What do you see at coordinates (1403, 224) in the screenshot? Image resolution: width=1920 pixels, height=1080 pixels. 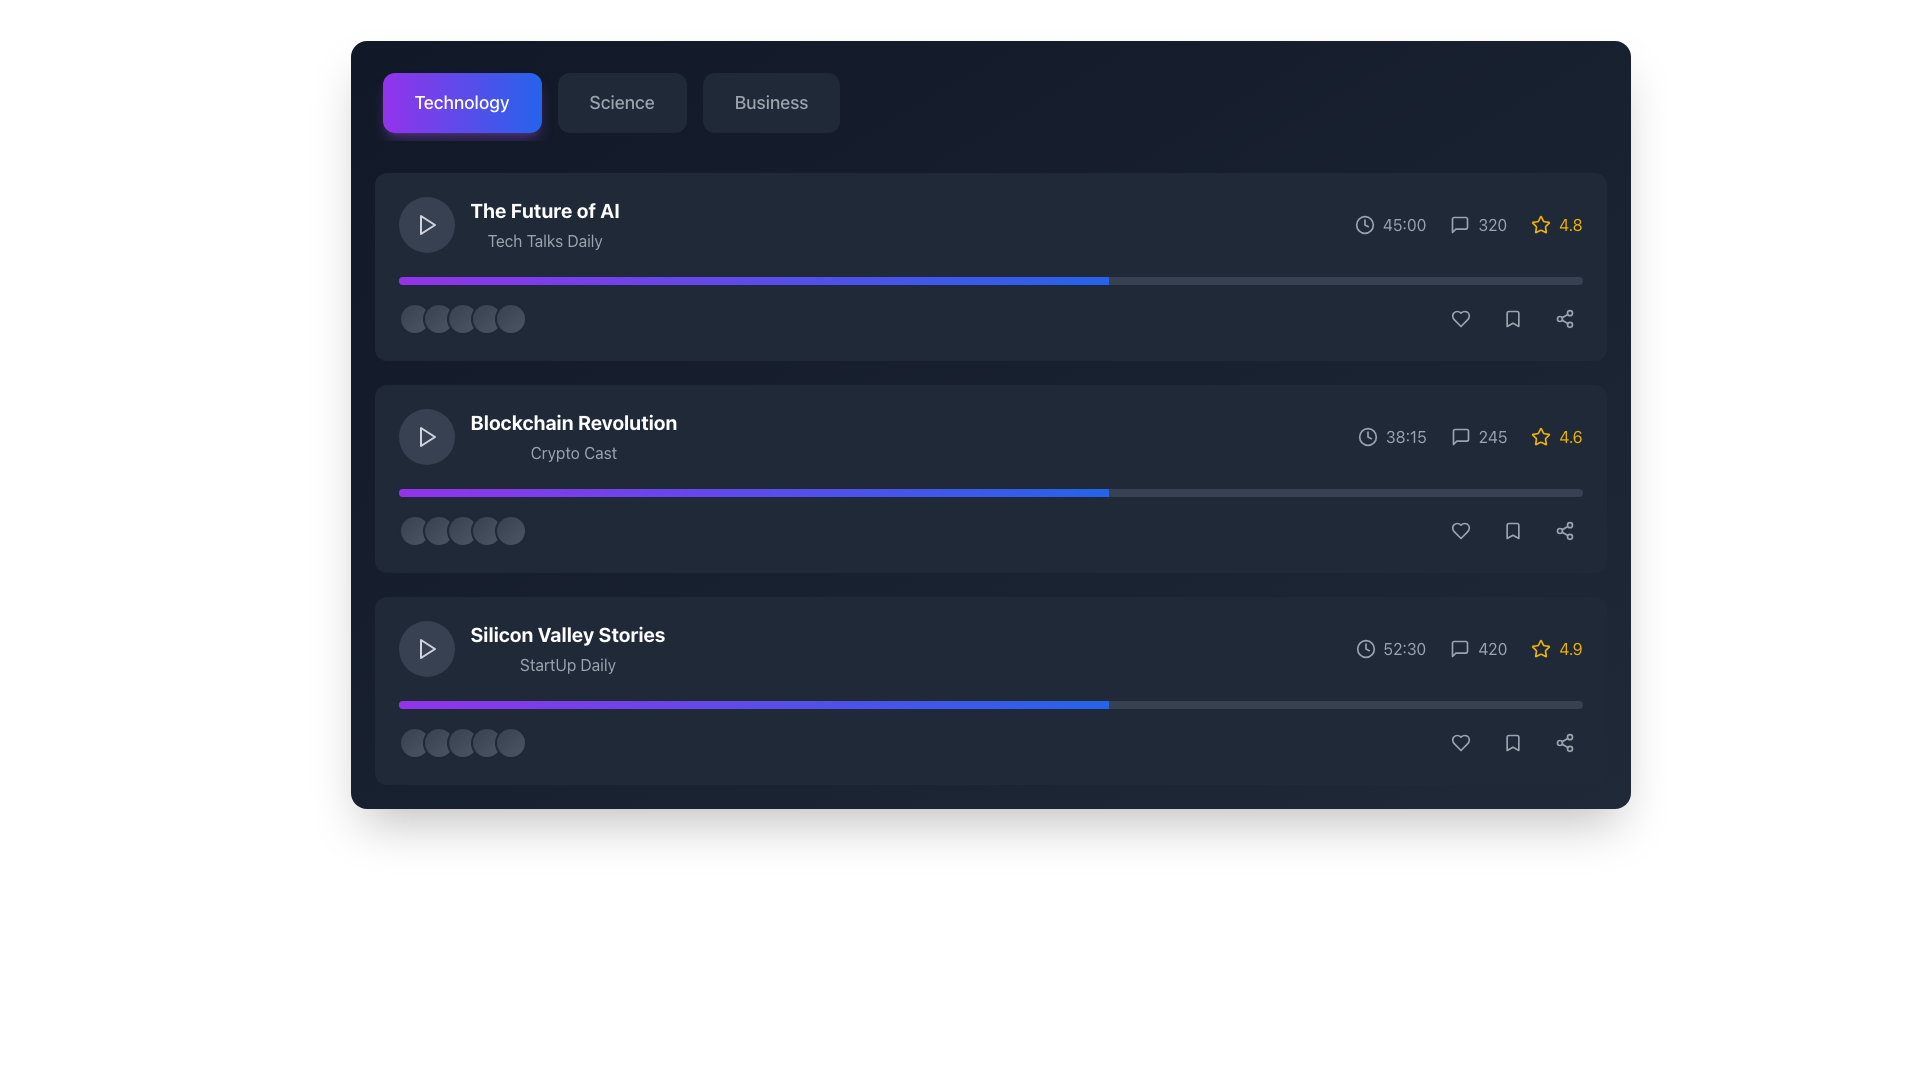 I see `the text label displaying '45:00', which indicates the duration of the media item and is positioned to the right of a clock icon and to the left of the number '320'` at bounding box center [1403, 224].